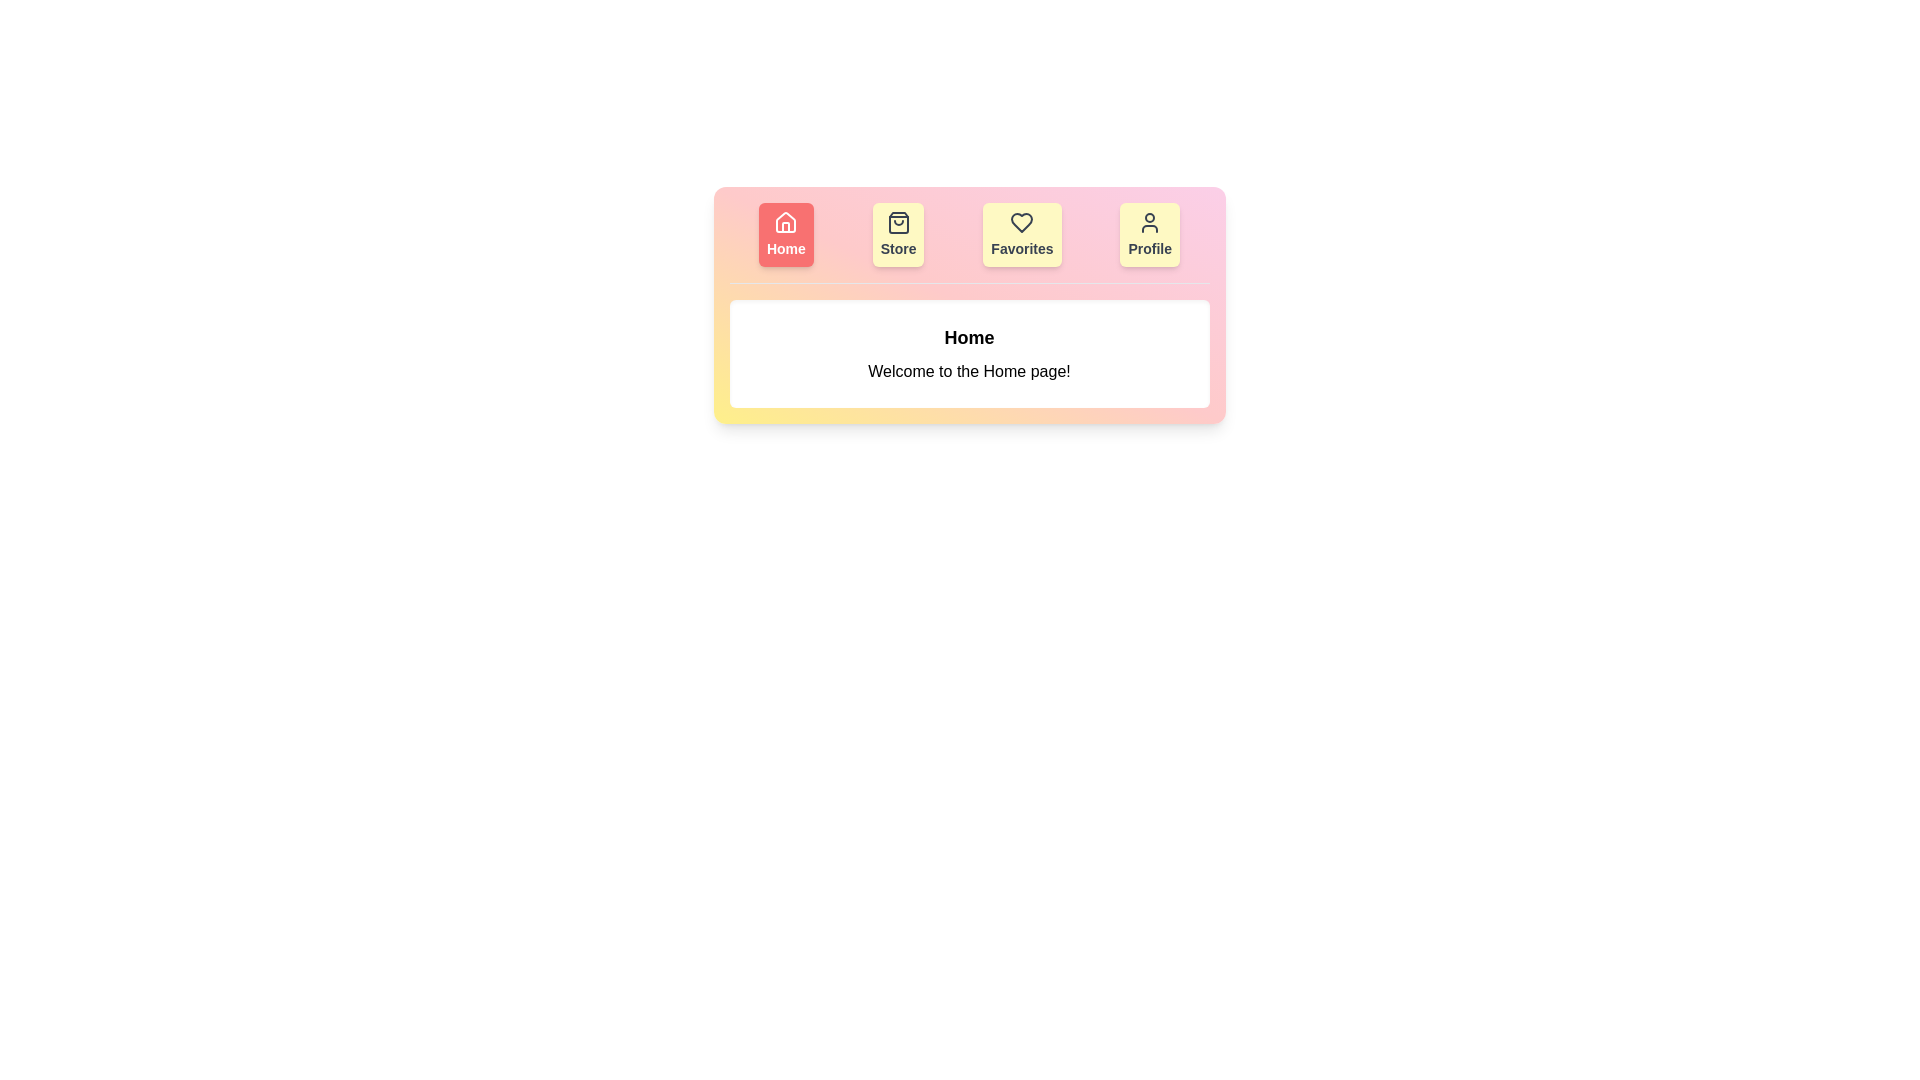 The width and height of the screenshot is (1920, 1080). Describe the element at coordinates (1150, 234) in the screenshot. I see `the tab labeled Profile to switch to its content` at that location.